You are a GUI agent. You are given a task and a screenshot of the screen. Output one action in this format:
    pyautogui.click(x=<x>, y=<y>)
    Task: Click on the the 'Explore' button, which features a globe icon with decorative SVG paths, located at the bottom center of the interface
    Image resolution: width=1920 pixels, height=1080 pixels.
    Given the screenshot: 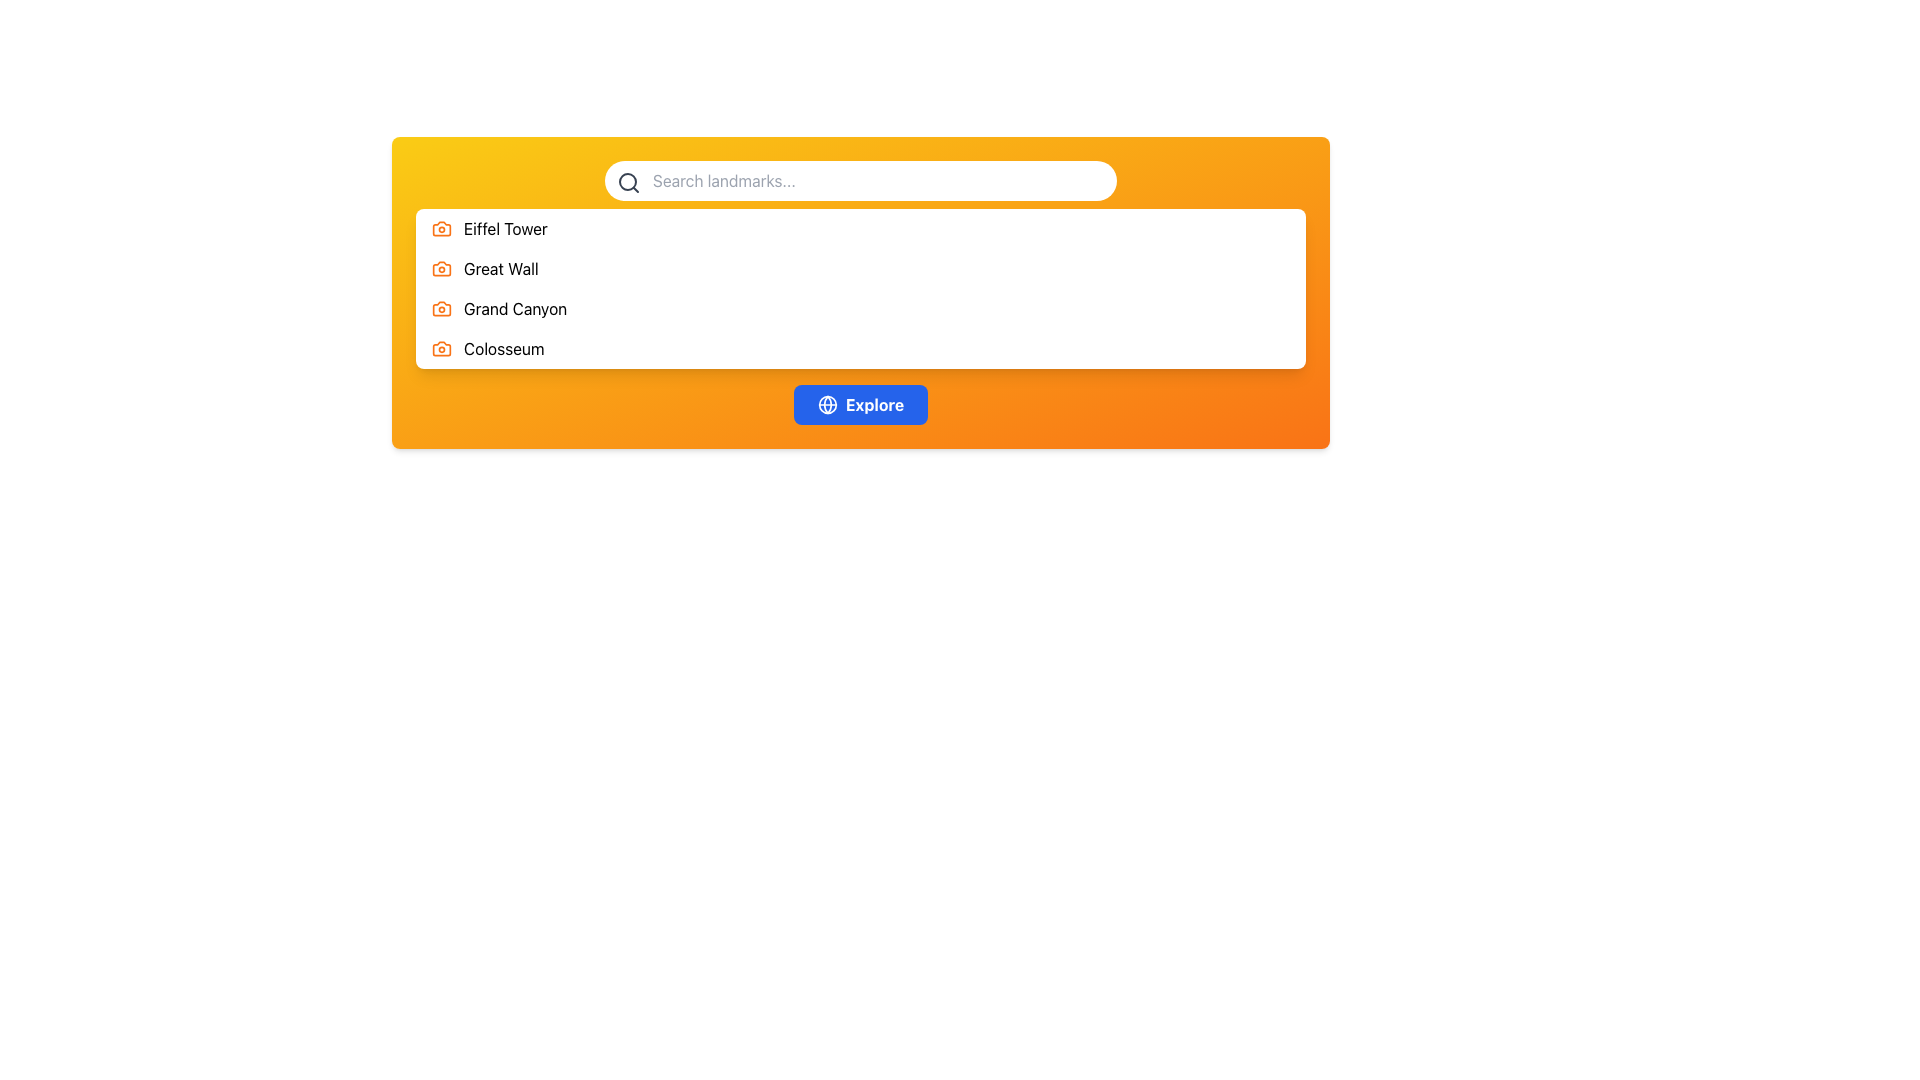 What is the action you would take?
    pyautogui.click(x=827, y=405)
    